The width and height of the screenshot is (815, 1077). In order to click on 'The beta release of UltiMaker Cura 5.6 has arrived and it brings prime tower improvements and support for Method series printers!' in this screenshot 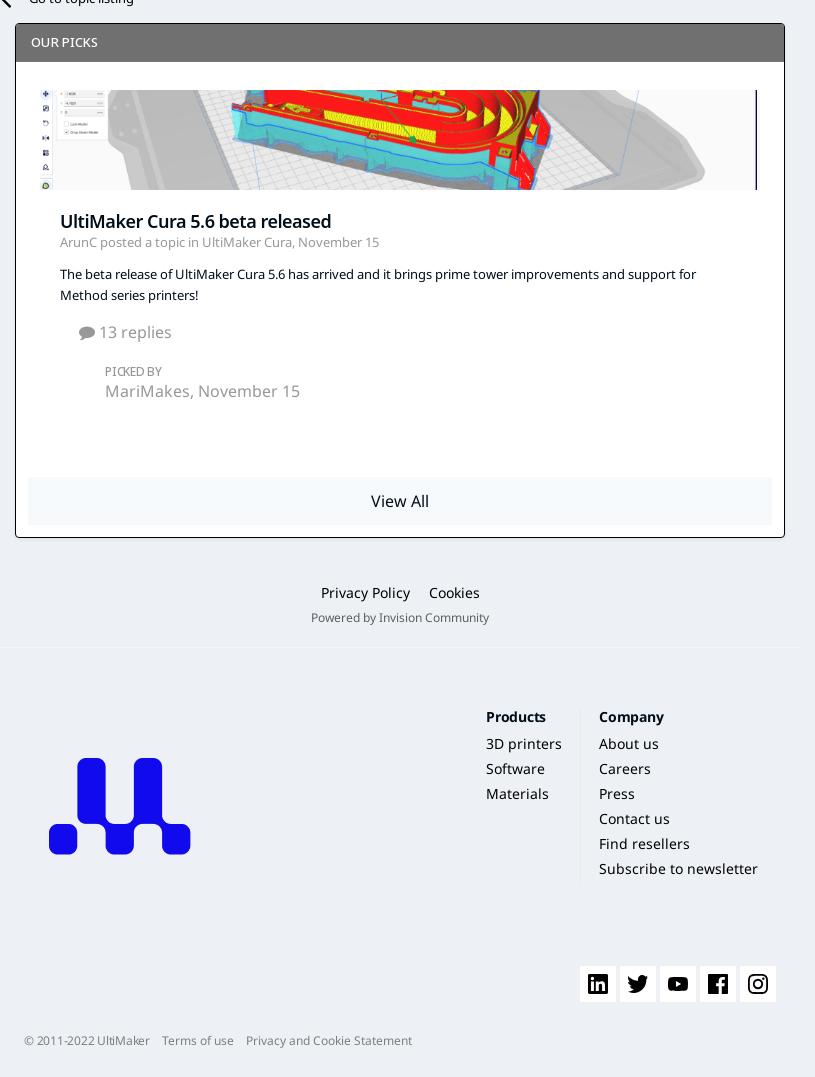, I will do `click(376, 283)`.